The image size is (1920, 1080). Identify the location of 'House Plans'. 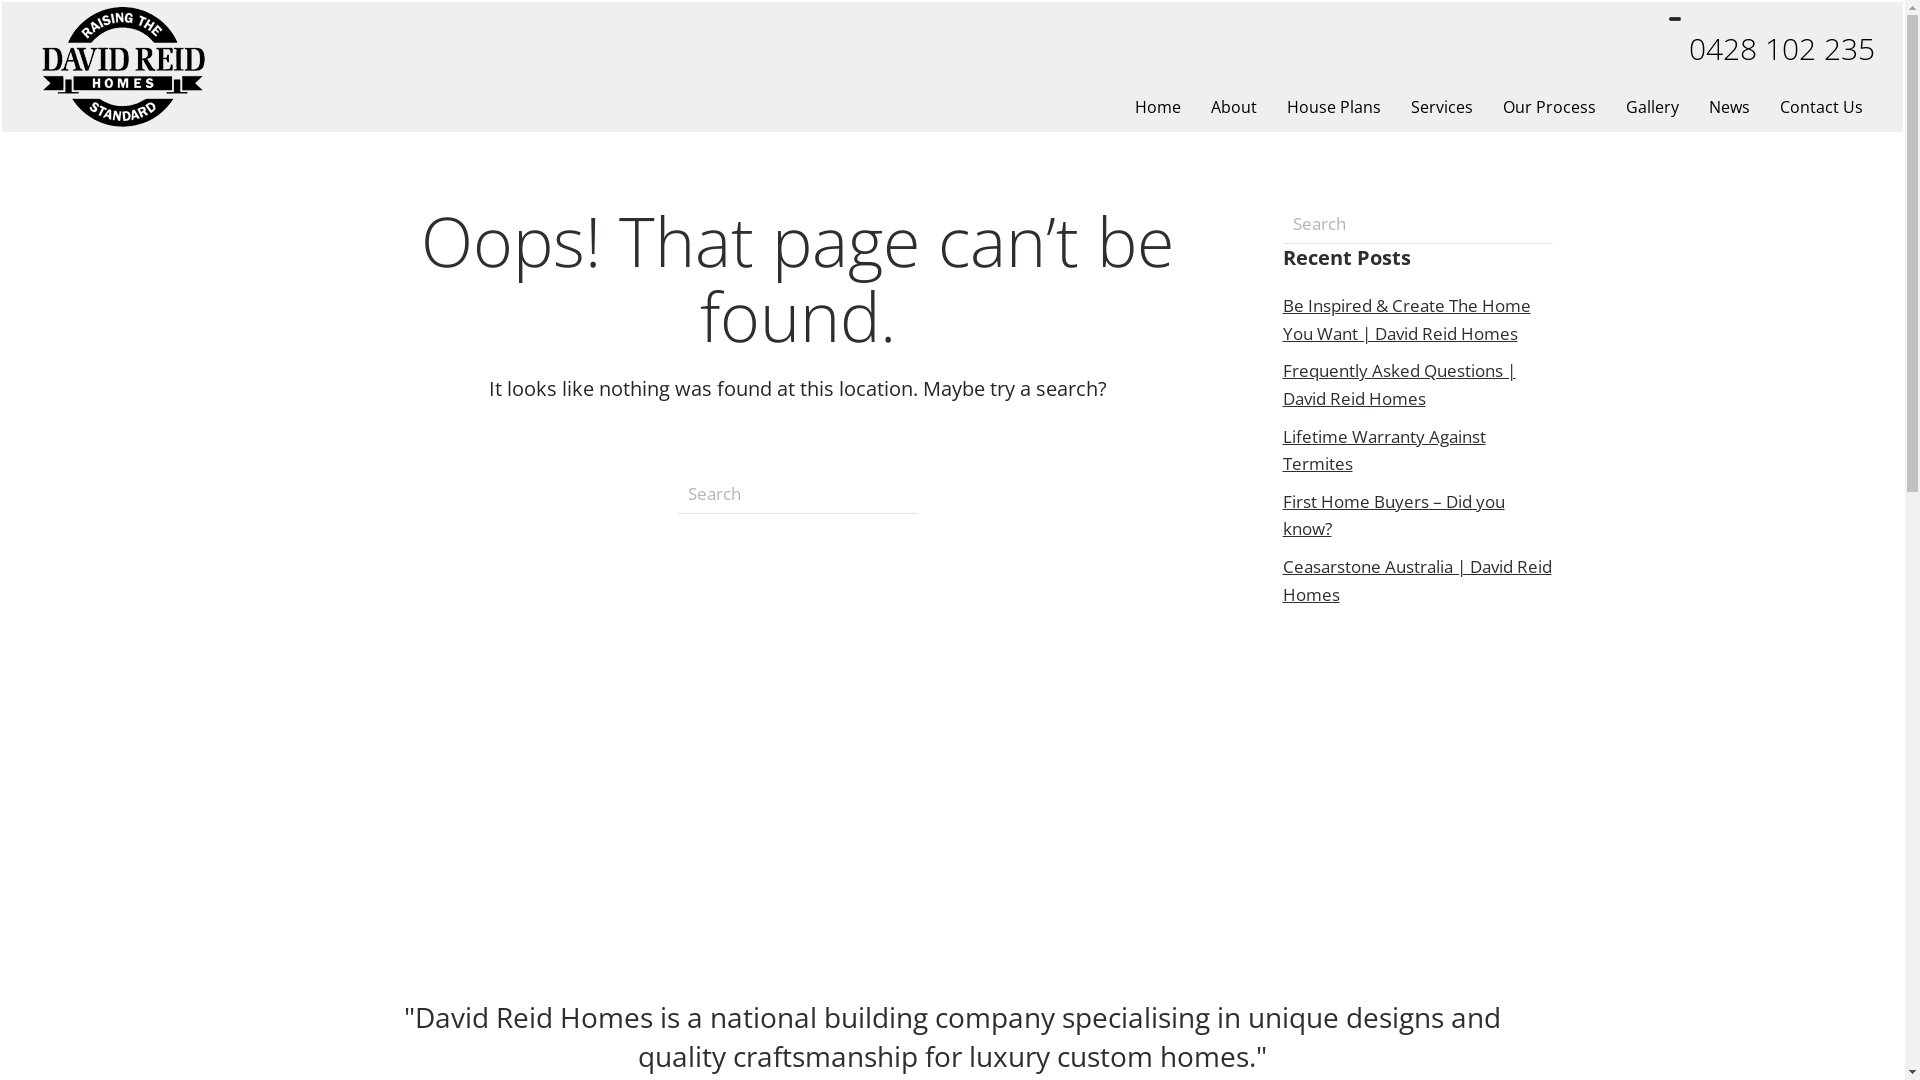
(1334, 107).